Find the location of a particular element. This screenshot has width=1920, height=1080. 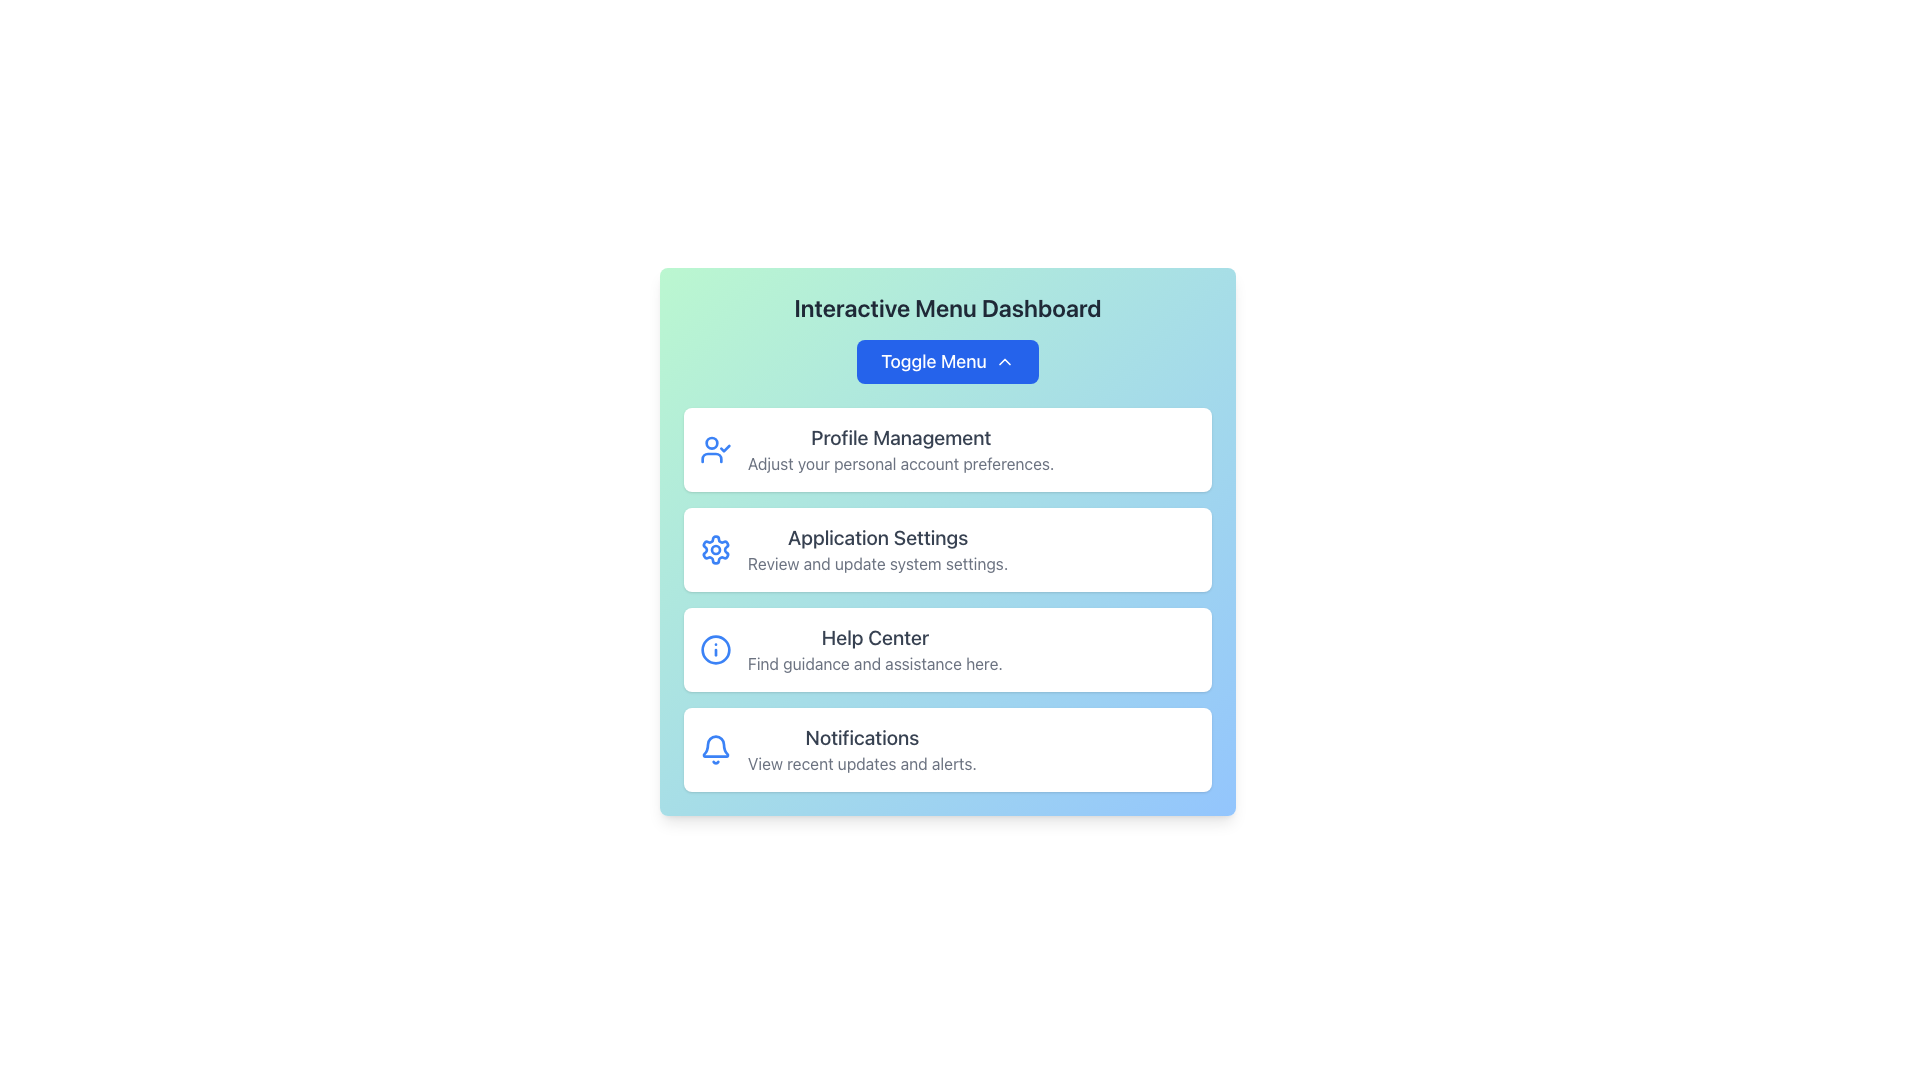

the text label displaying the title 'Application Settings', which is styled in a larger bold font and is dark gray in color, positioned between 'Profile Management' and 'Help Center' is located at coordinates (878, 536).